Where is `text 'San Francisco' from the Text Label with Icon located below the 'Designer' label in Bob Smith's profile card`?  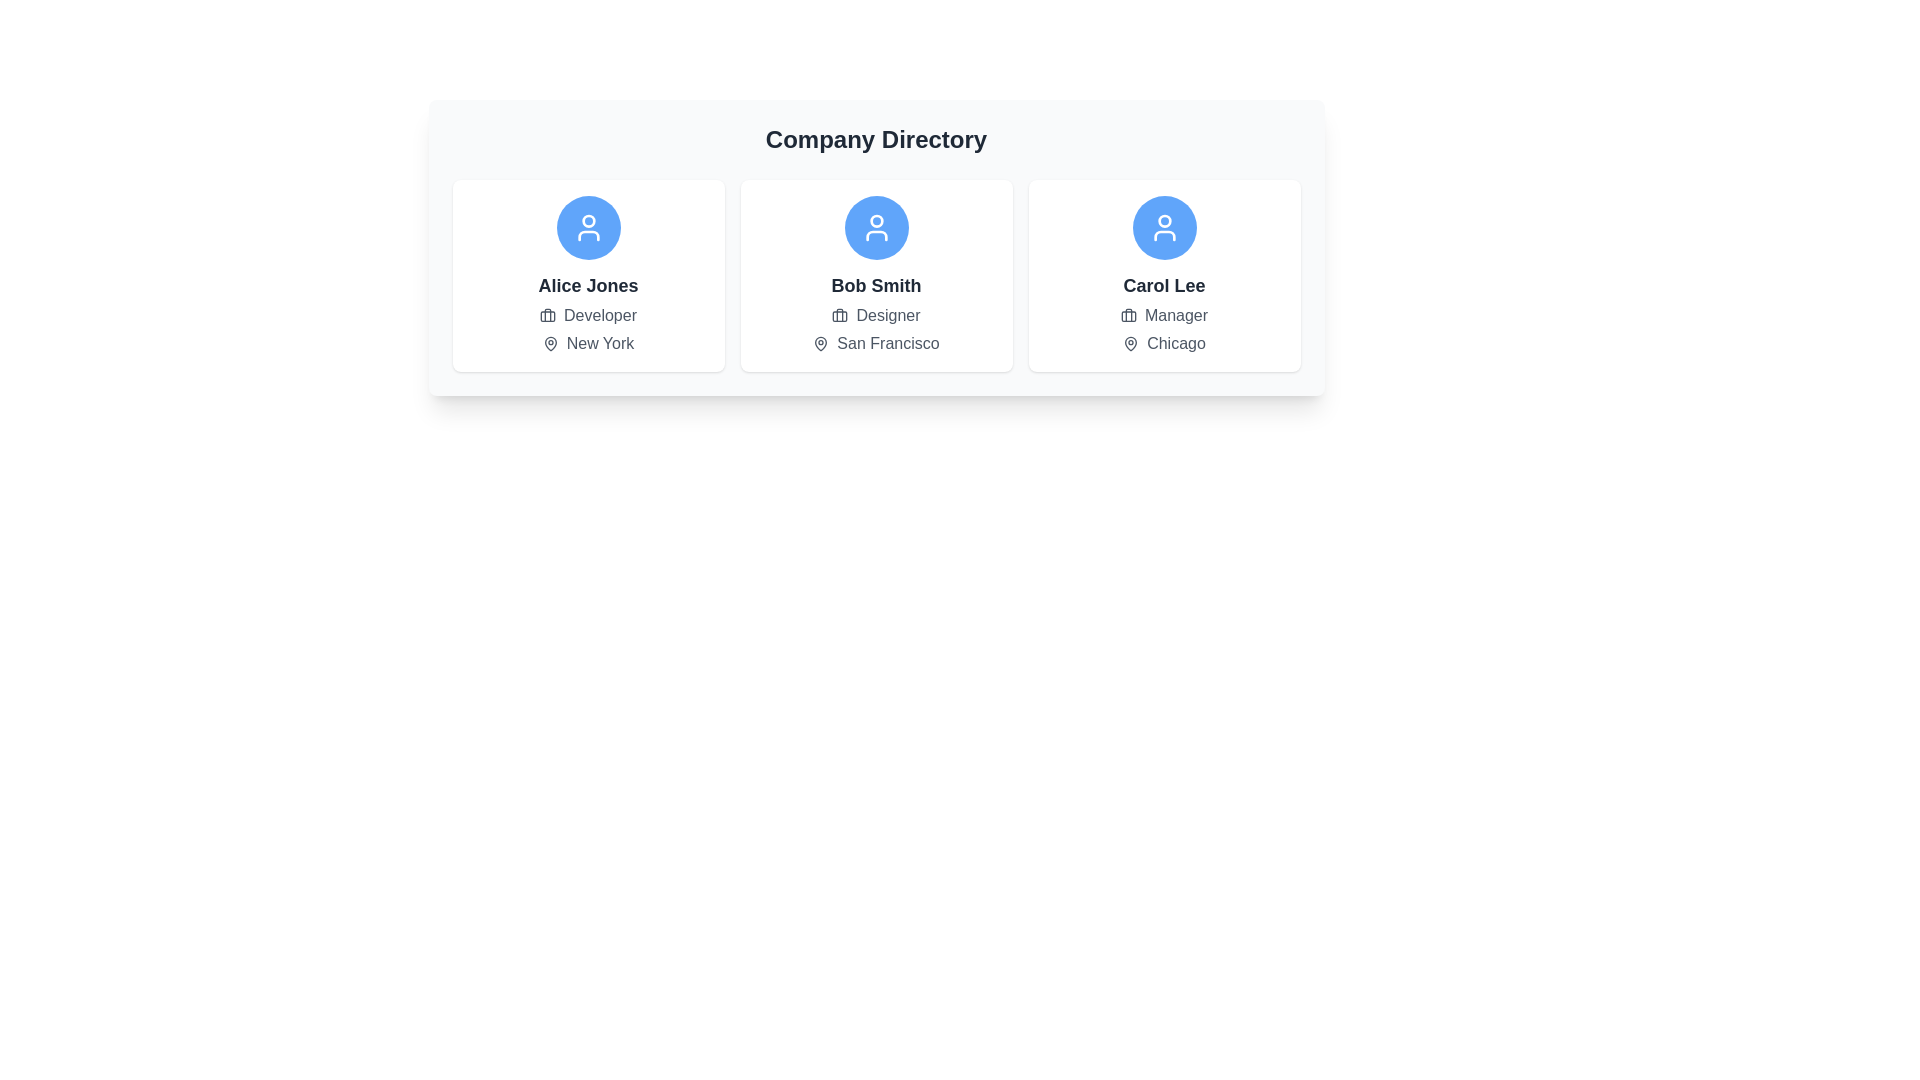
text 'San Francisco' from the Text Label with Icon located below the 'Designer' label in Bob Smith's profile card is located at coordinates (876, 342).